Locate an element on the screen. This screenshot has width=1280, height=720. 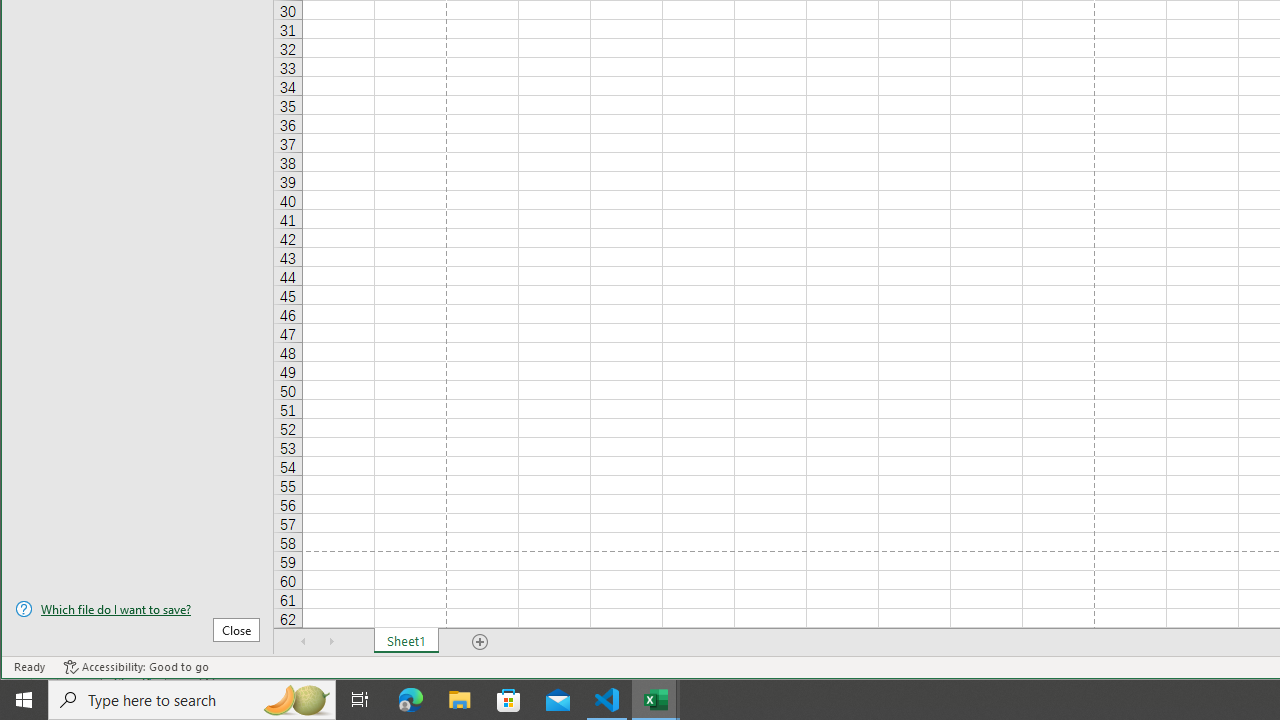
'Scroll Left' is located at coordinates (303, 641).